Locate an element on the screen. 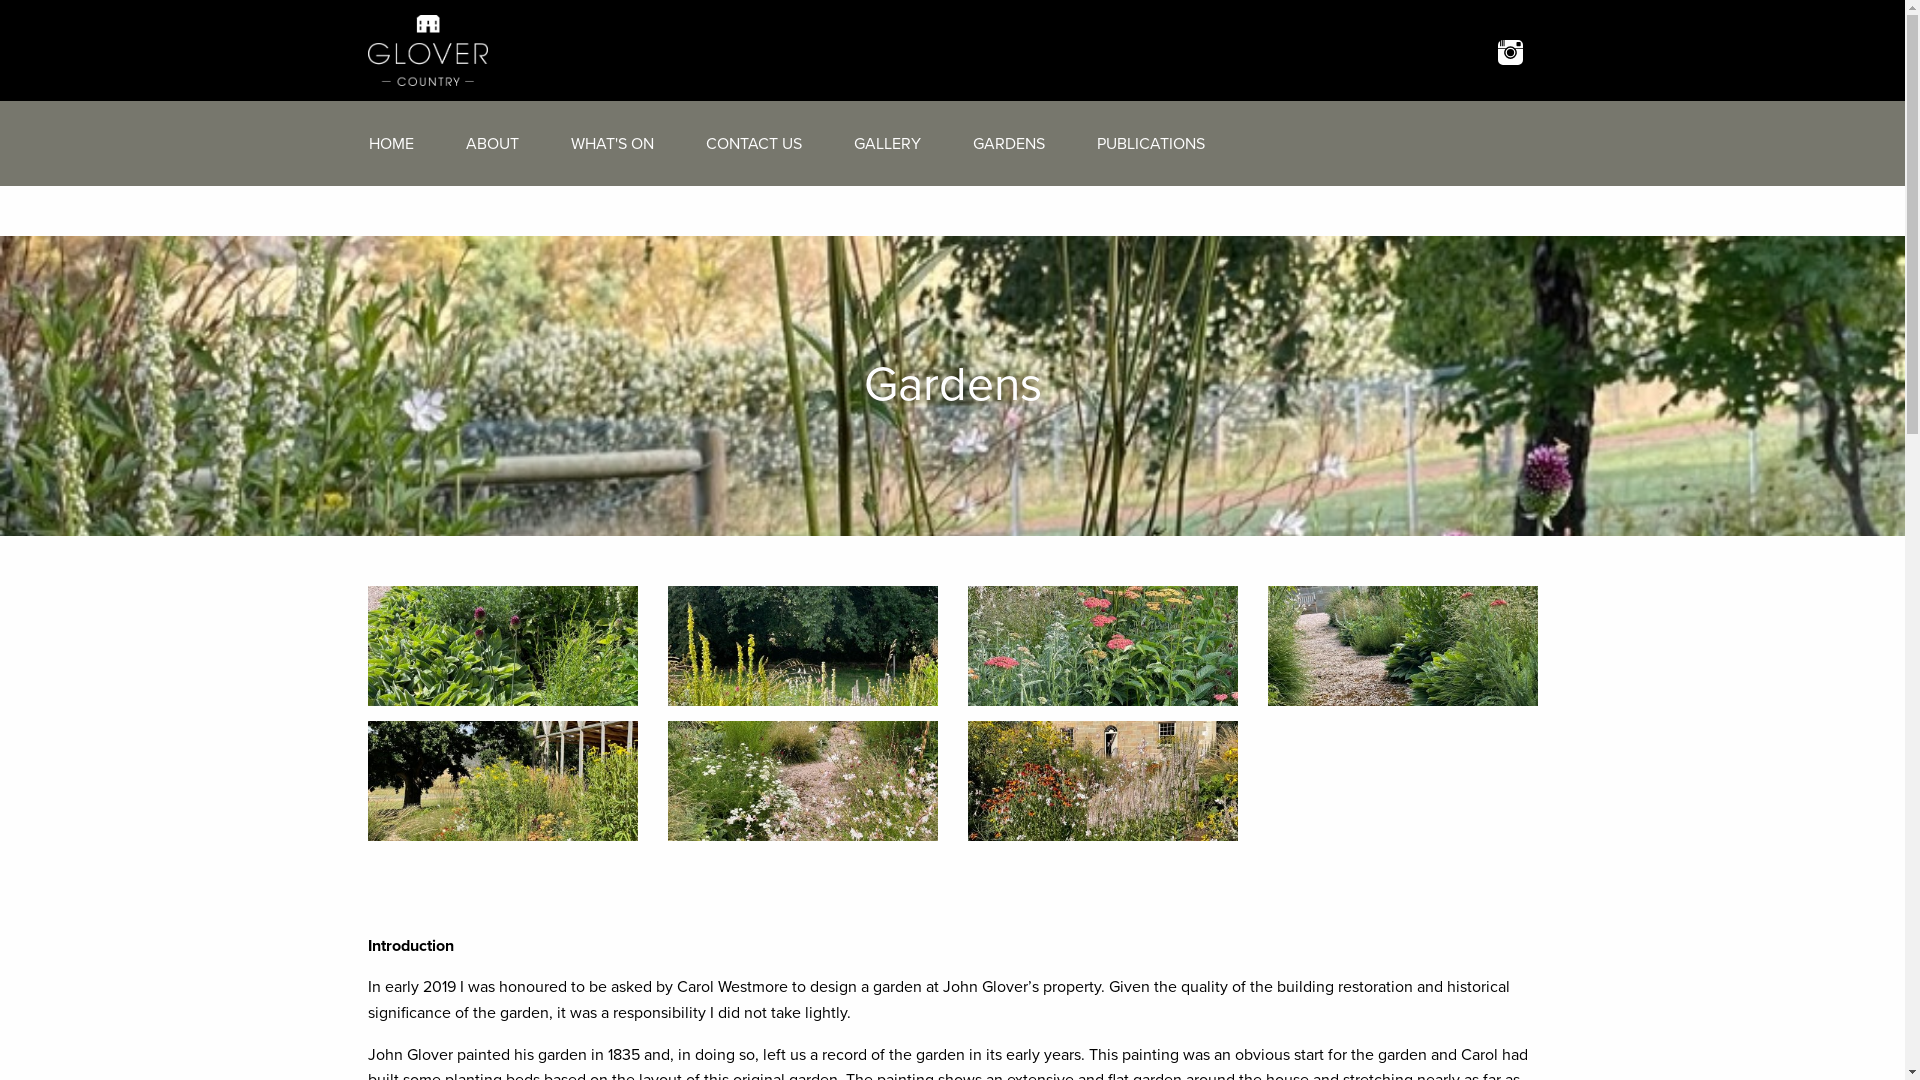 This screenshot has height=1080, width=1920. 'WHAT'S ON' is located at coordinates (553, 141).